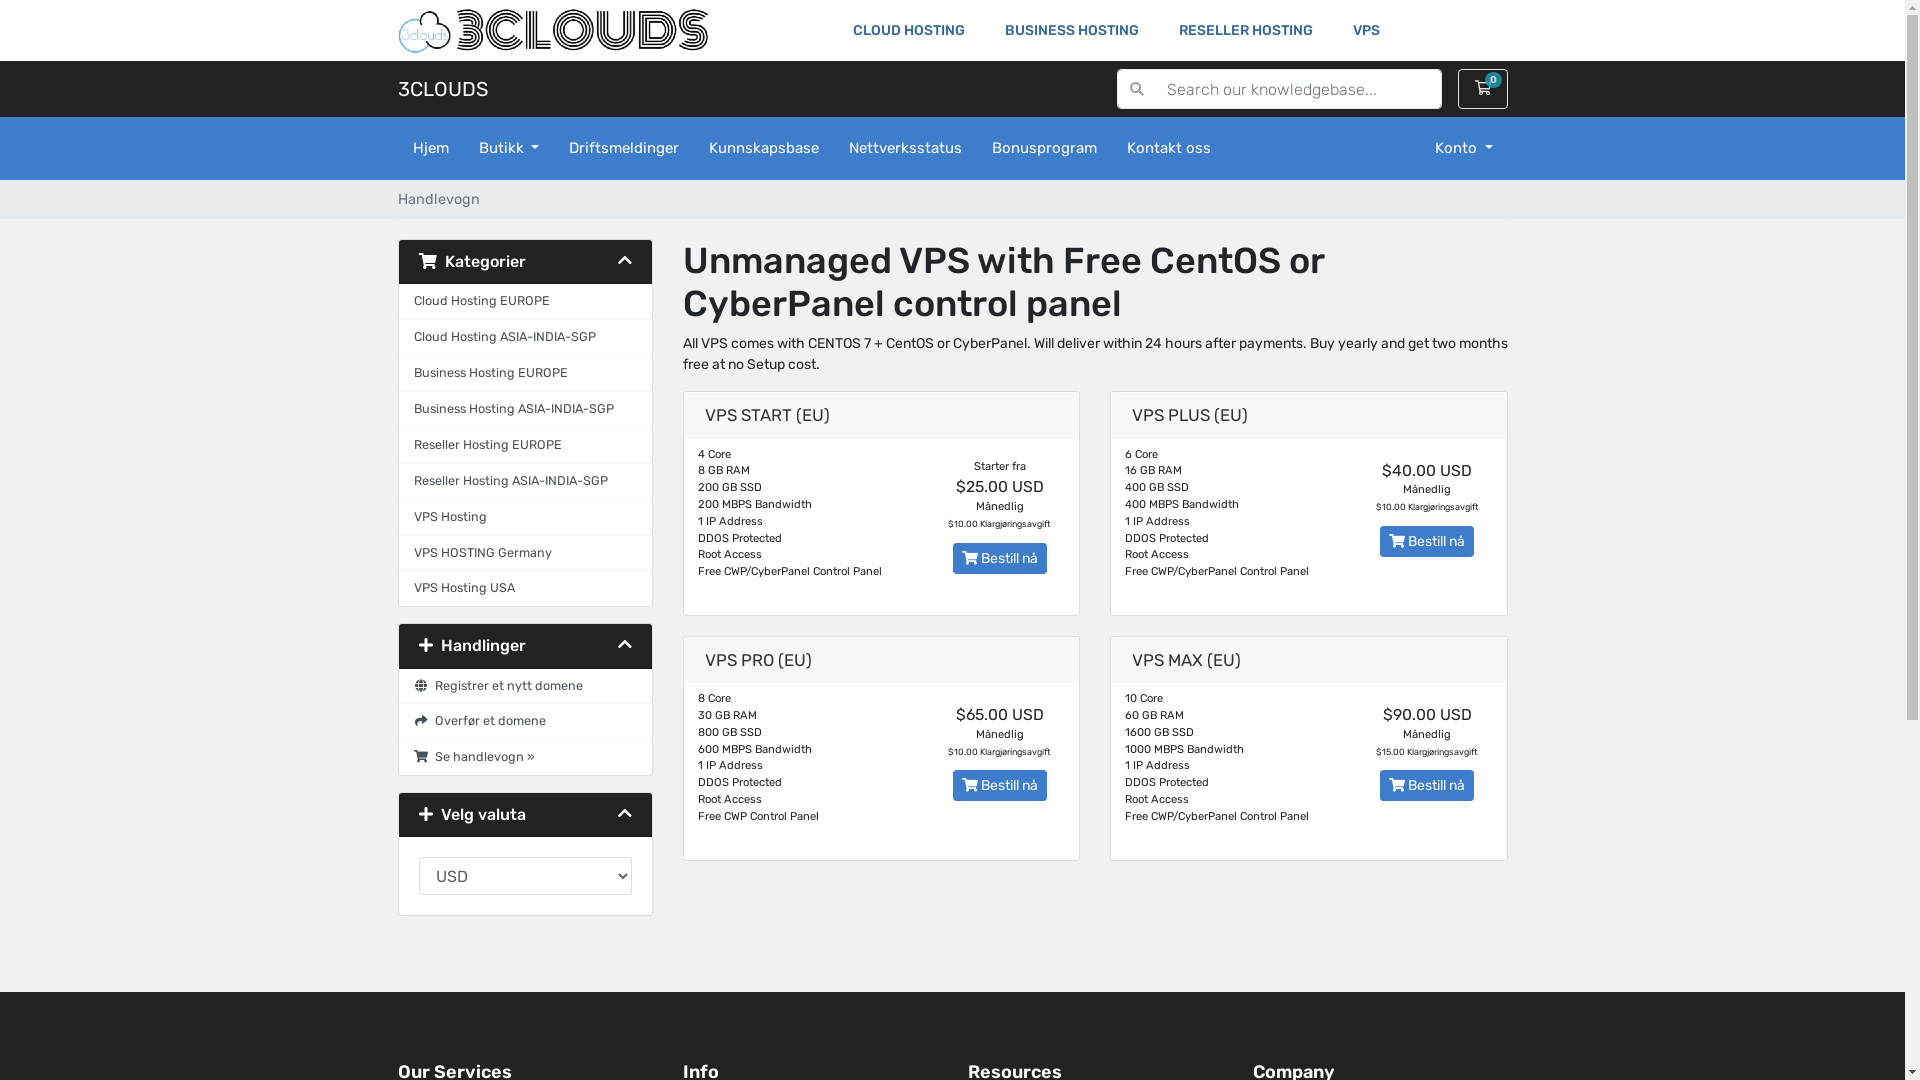 This screenshot has height=1080, width=1920. What do you see at coordinates (1070, 30) in the screenshot?
I see `'BUSINESS HOSTING'` at bounding box center [1070, 30].